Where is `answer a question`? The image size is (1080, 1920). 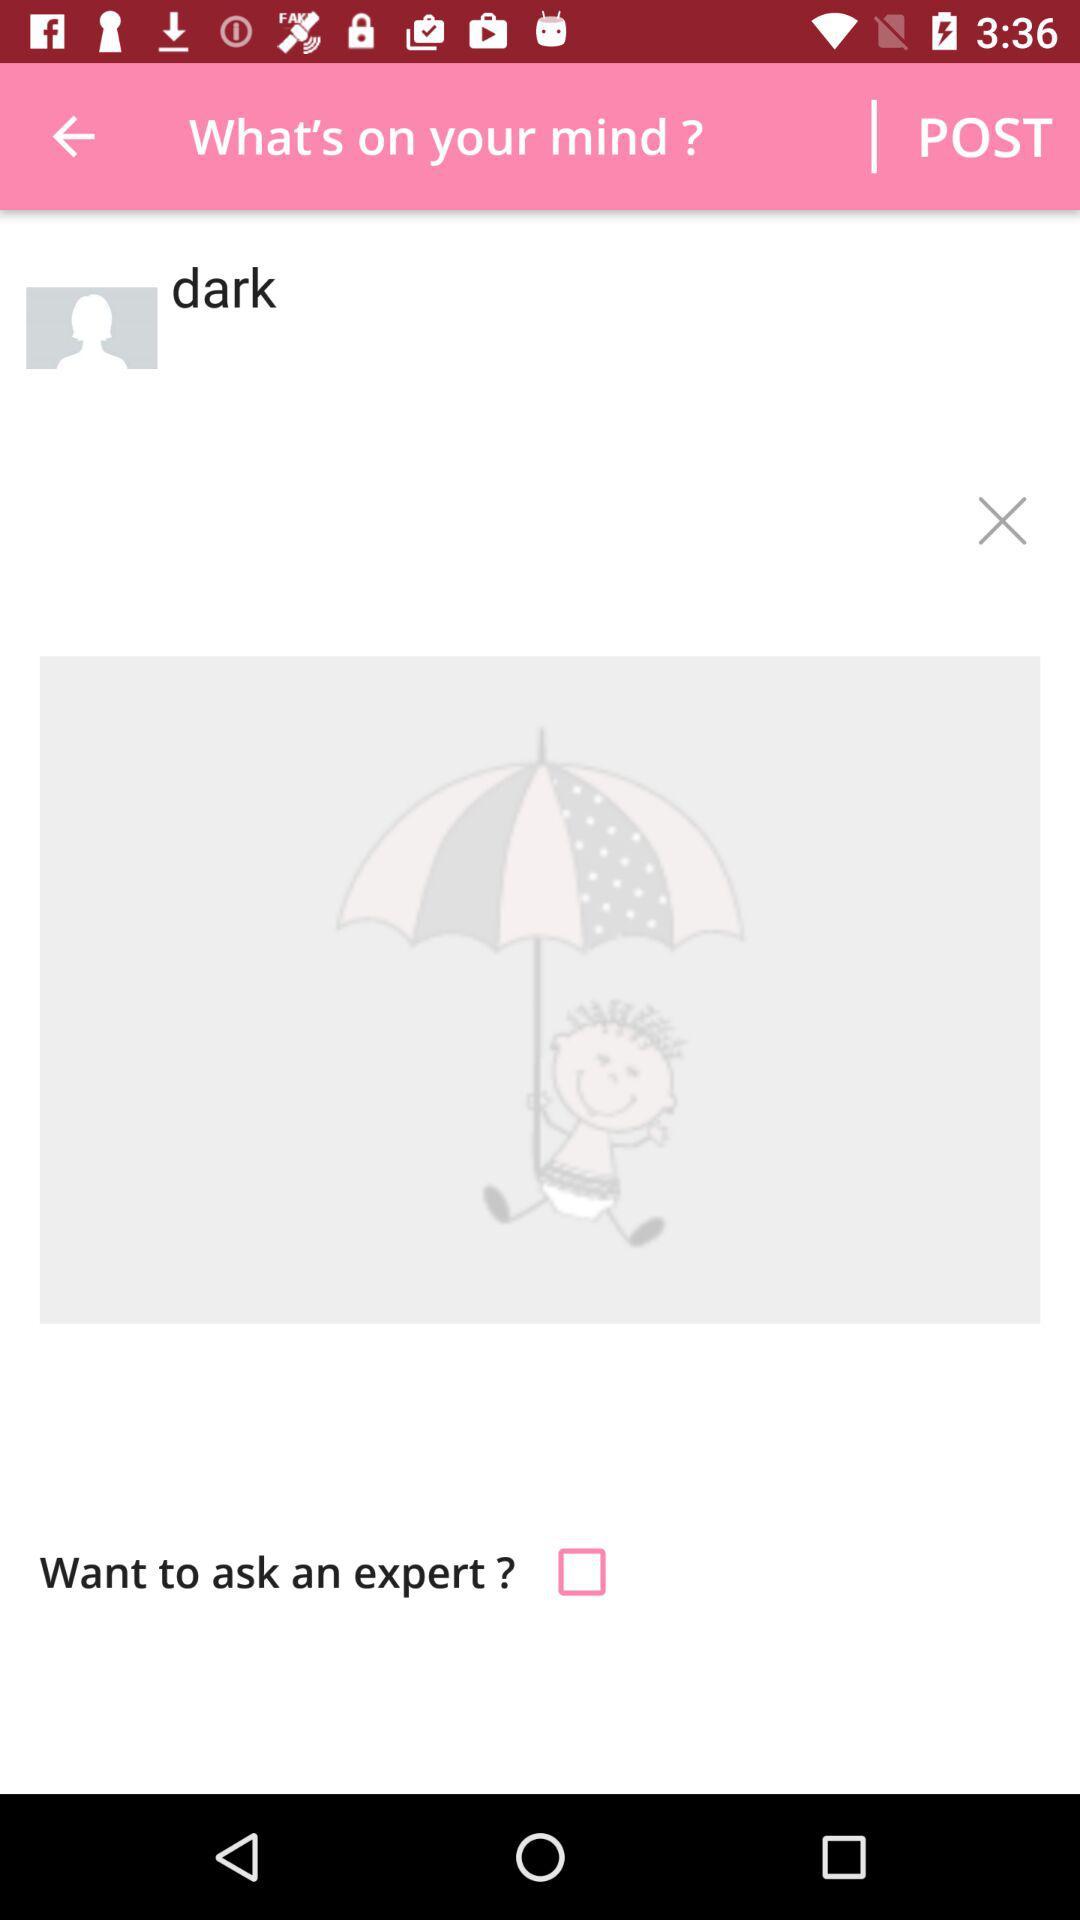 answer a question is located at coordinates (582, 1570).